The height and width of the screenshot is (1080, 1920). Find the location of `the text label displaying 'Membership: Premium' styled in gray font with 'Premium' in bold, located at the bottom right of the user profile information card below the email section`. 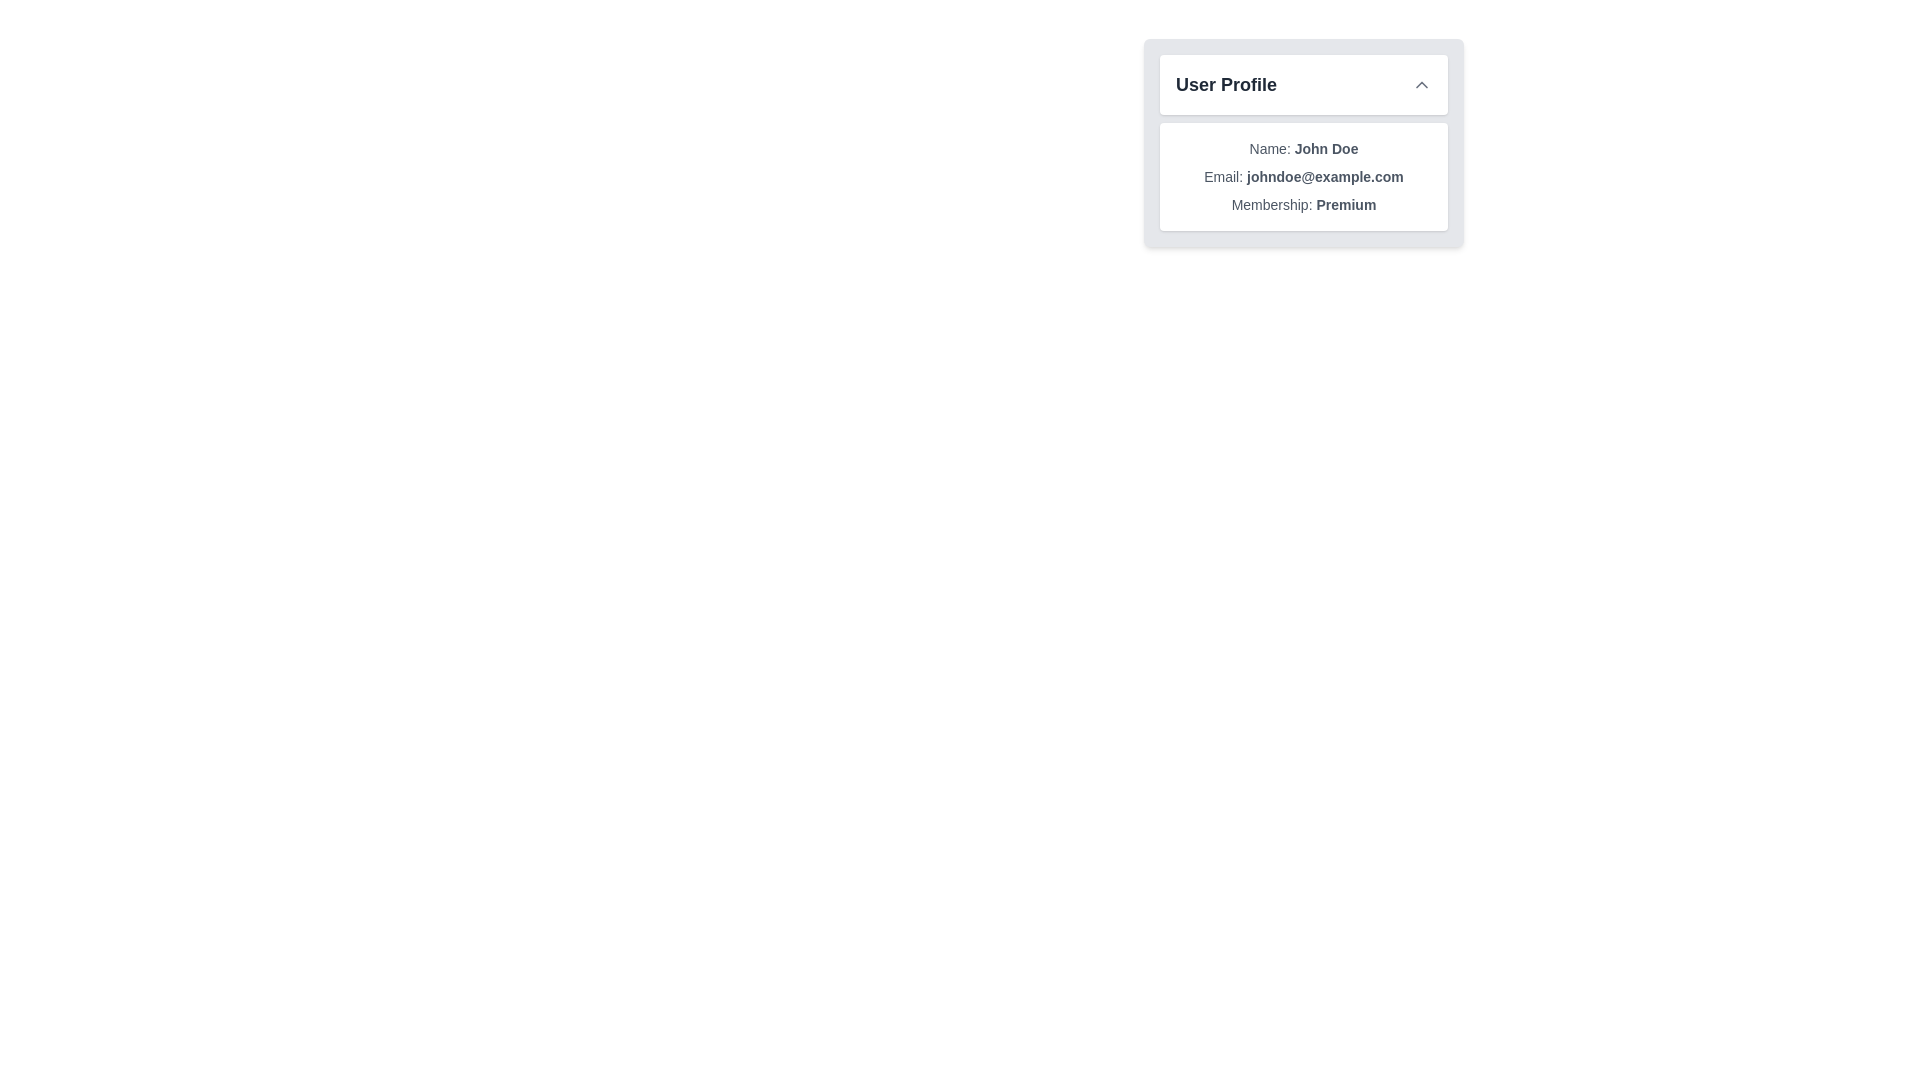

the text label displaying 'Membership: Premium' styled in gray font with 'Premium' in bold, located at the bottom right of the user profile information card below the email section is located at coordinates (1304, 204).